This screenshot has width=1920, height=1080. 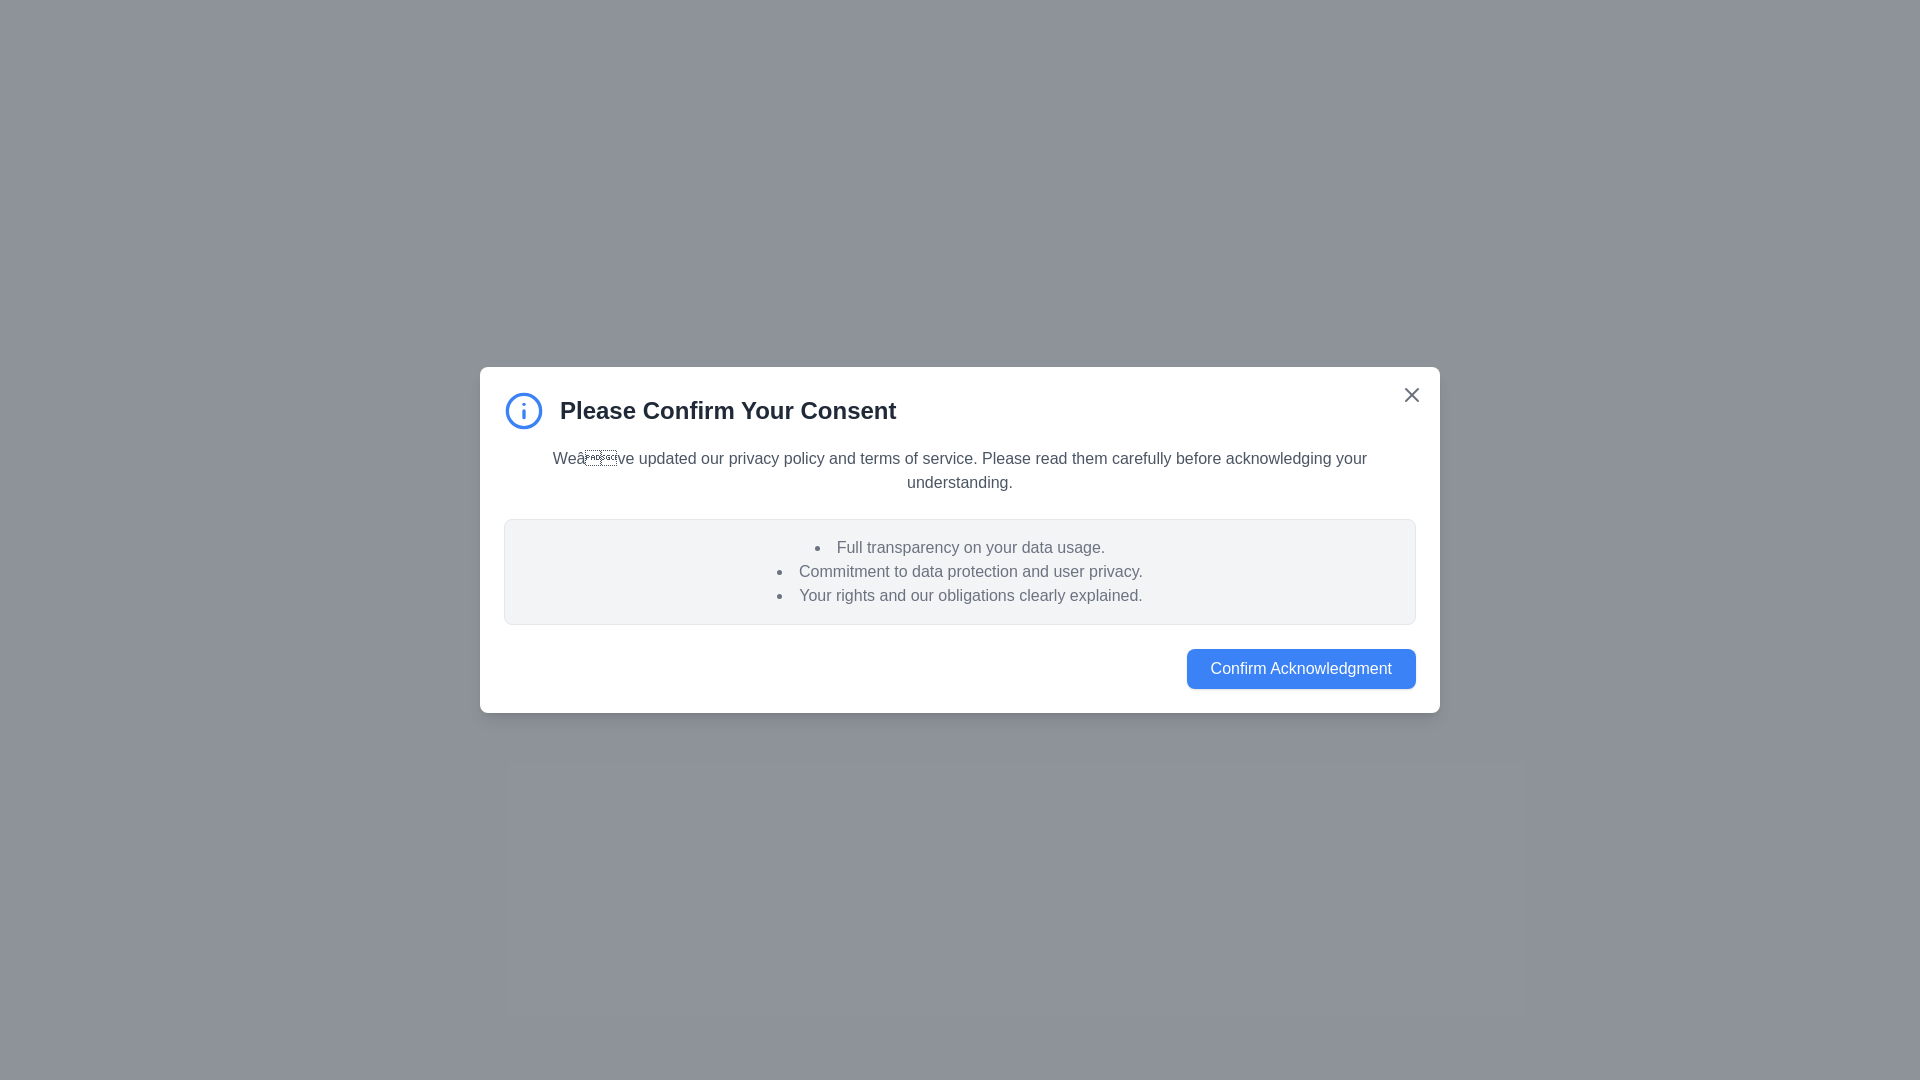 What do you see at coordinates (1410, 394) in the screenshot?
I see `close button in the top-right corner of the prompt to dismiss it` at bounding box center [1410, 394].